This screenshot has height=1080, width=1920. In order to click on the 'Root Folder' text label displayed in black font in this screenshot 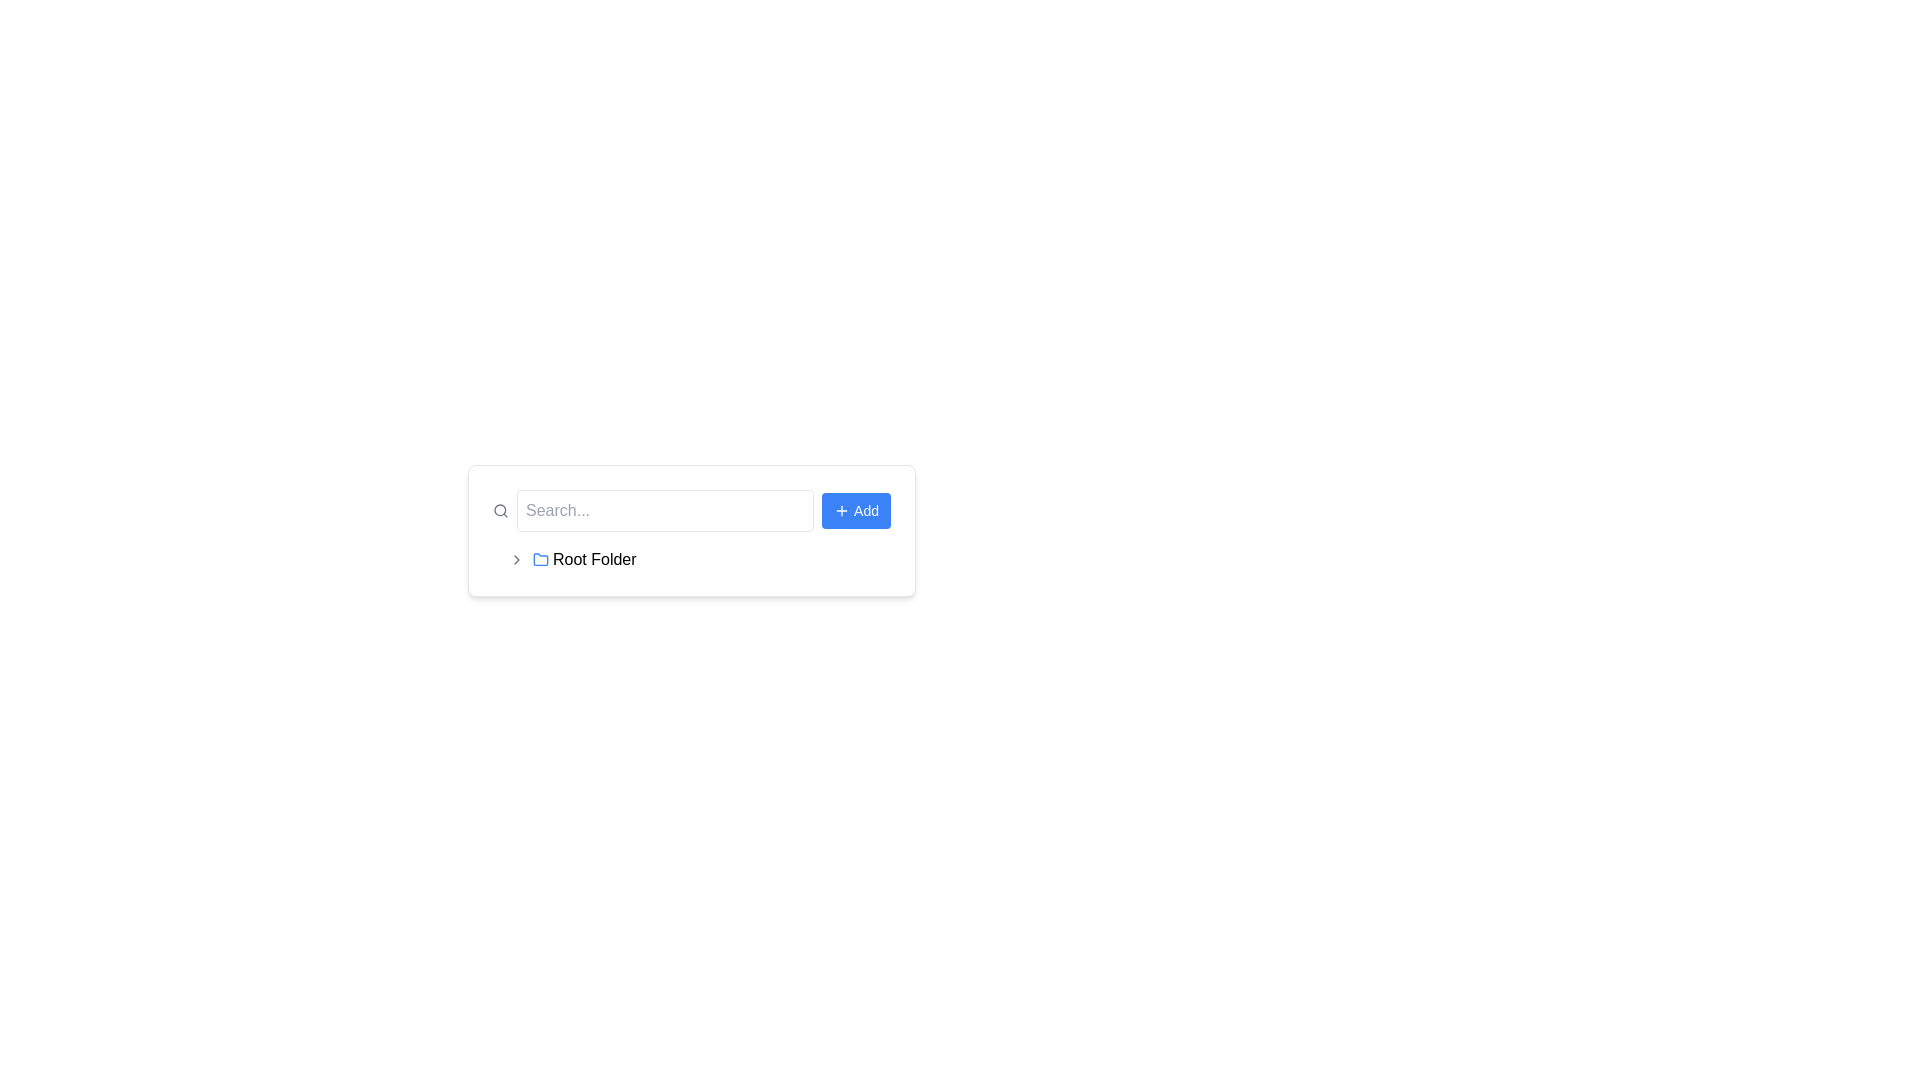, I will do `click(593, 559)`.